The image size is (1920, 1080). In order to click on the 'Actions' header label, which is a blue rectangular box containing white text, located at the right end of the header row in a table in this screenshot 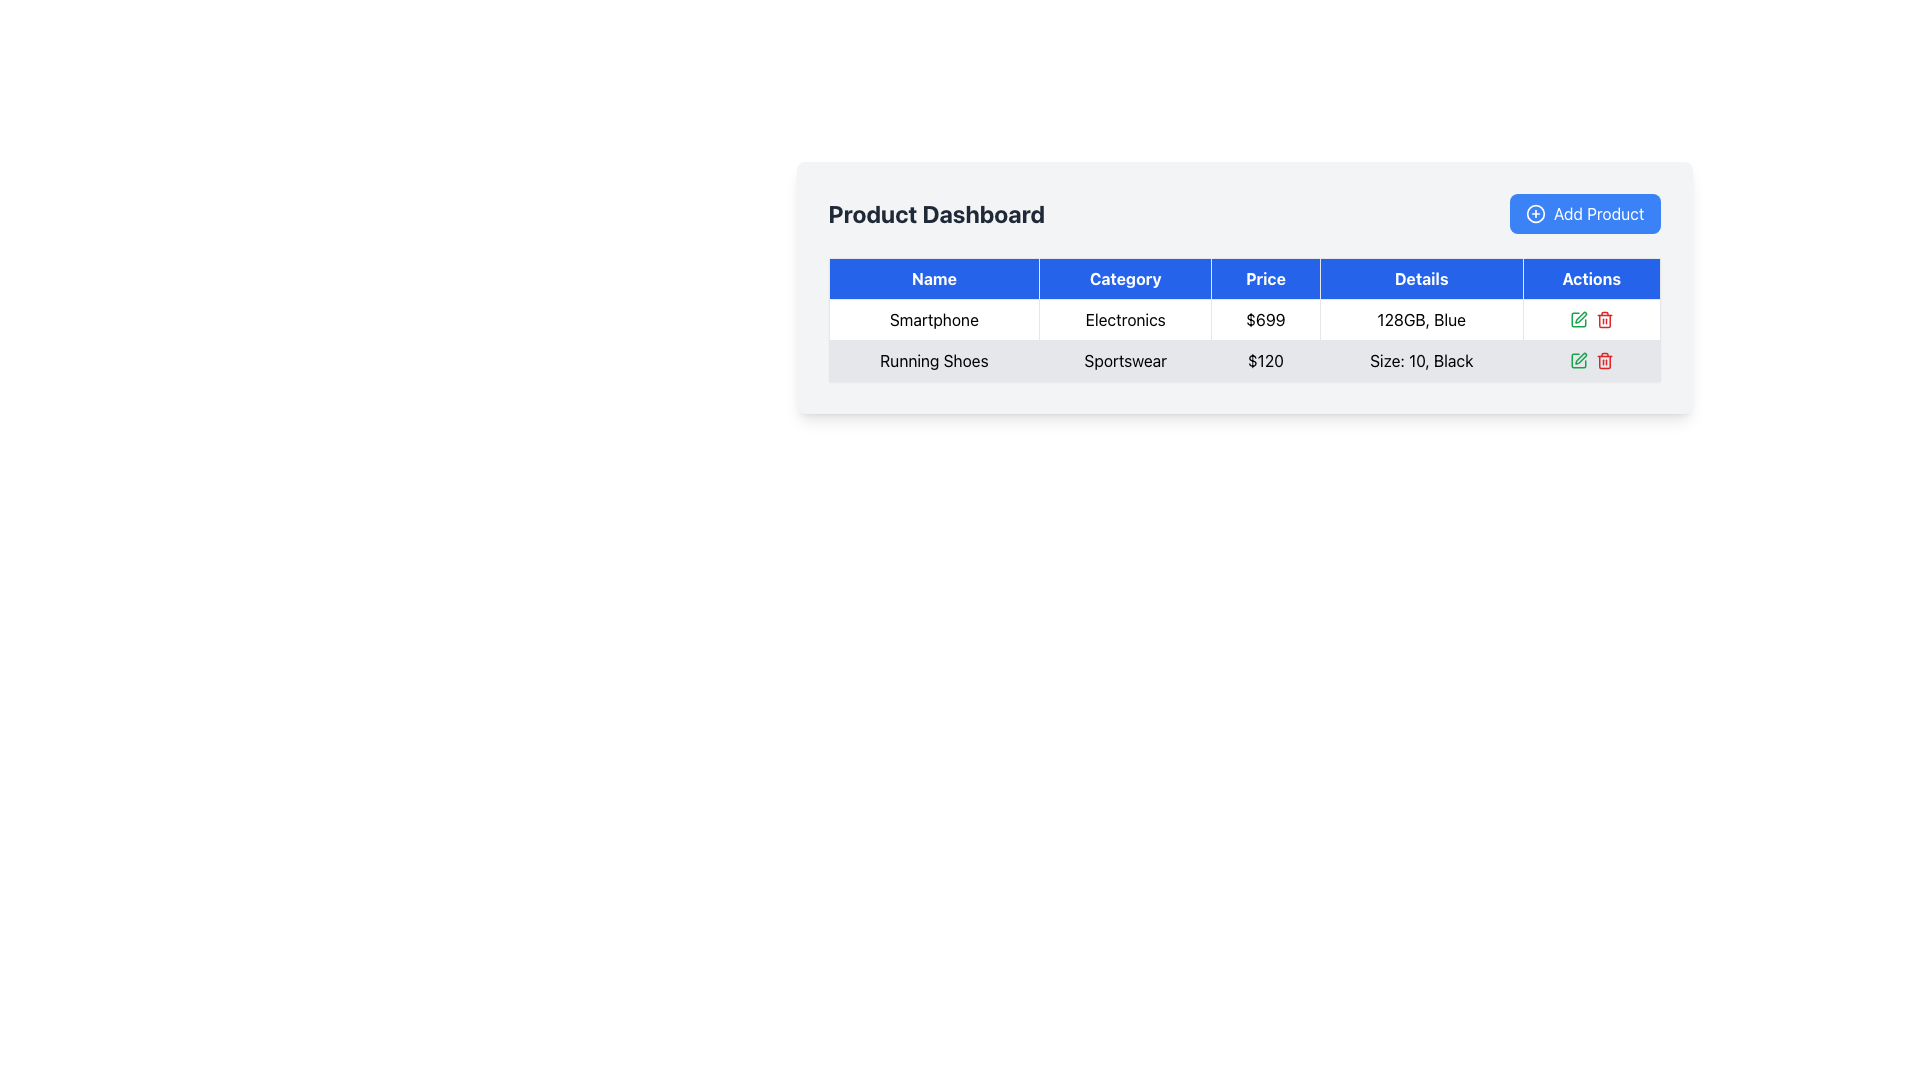, I will do `click(1590, 278)`.